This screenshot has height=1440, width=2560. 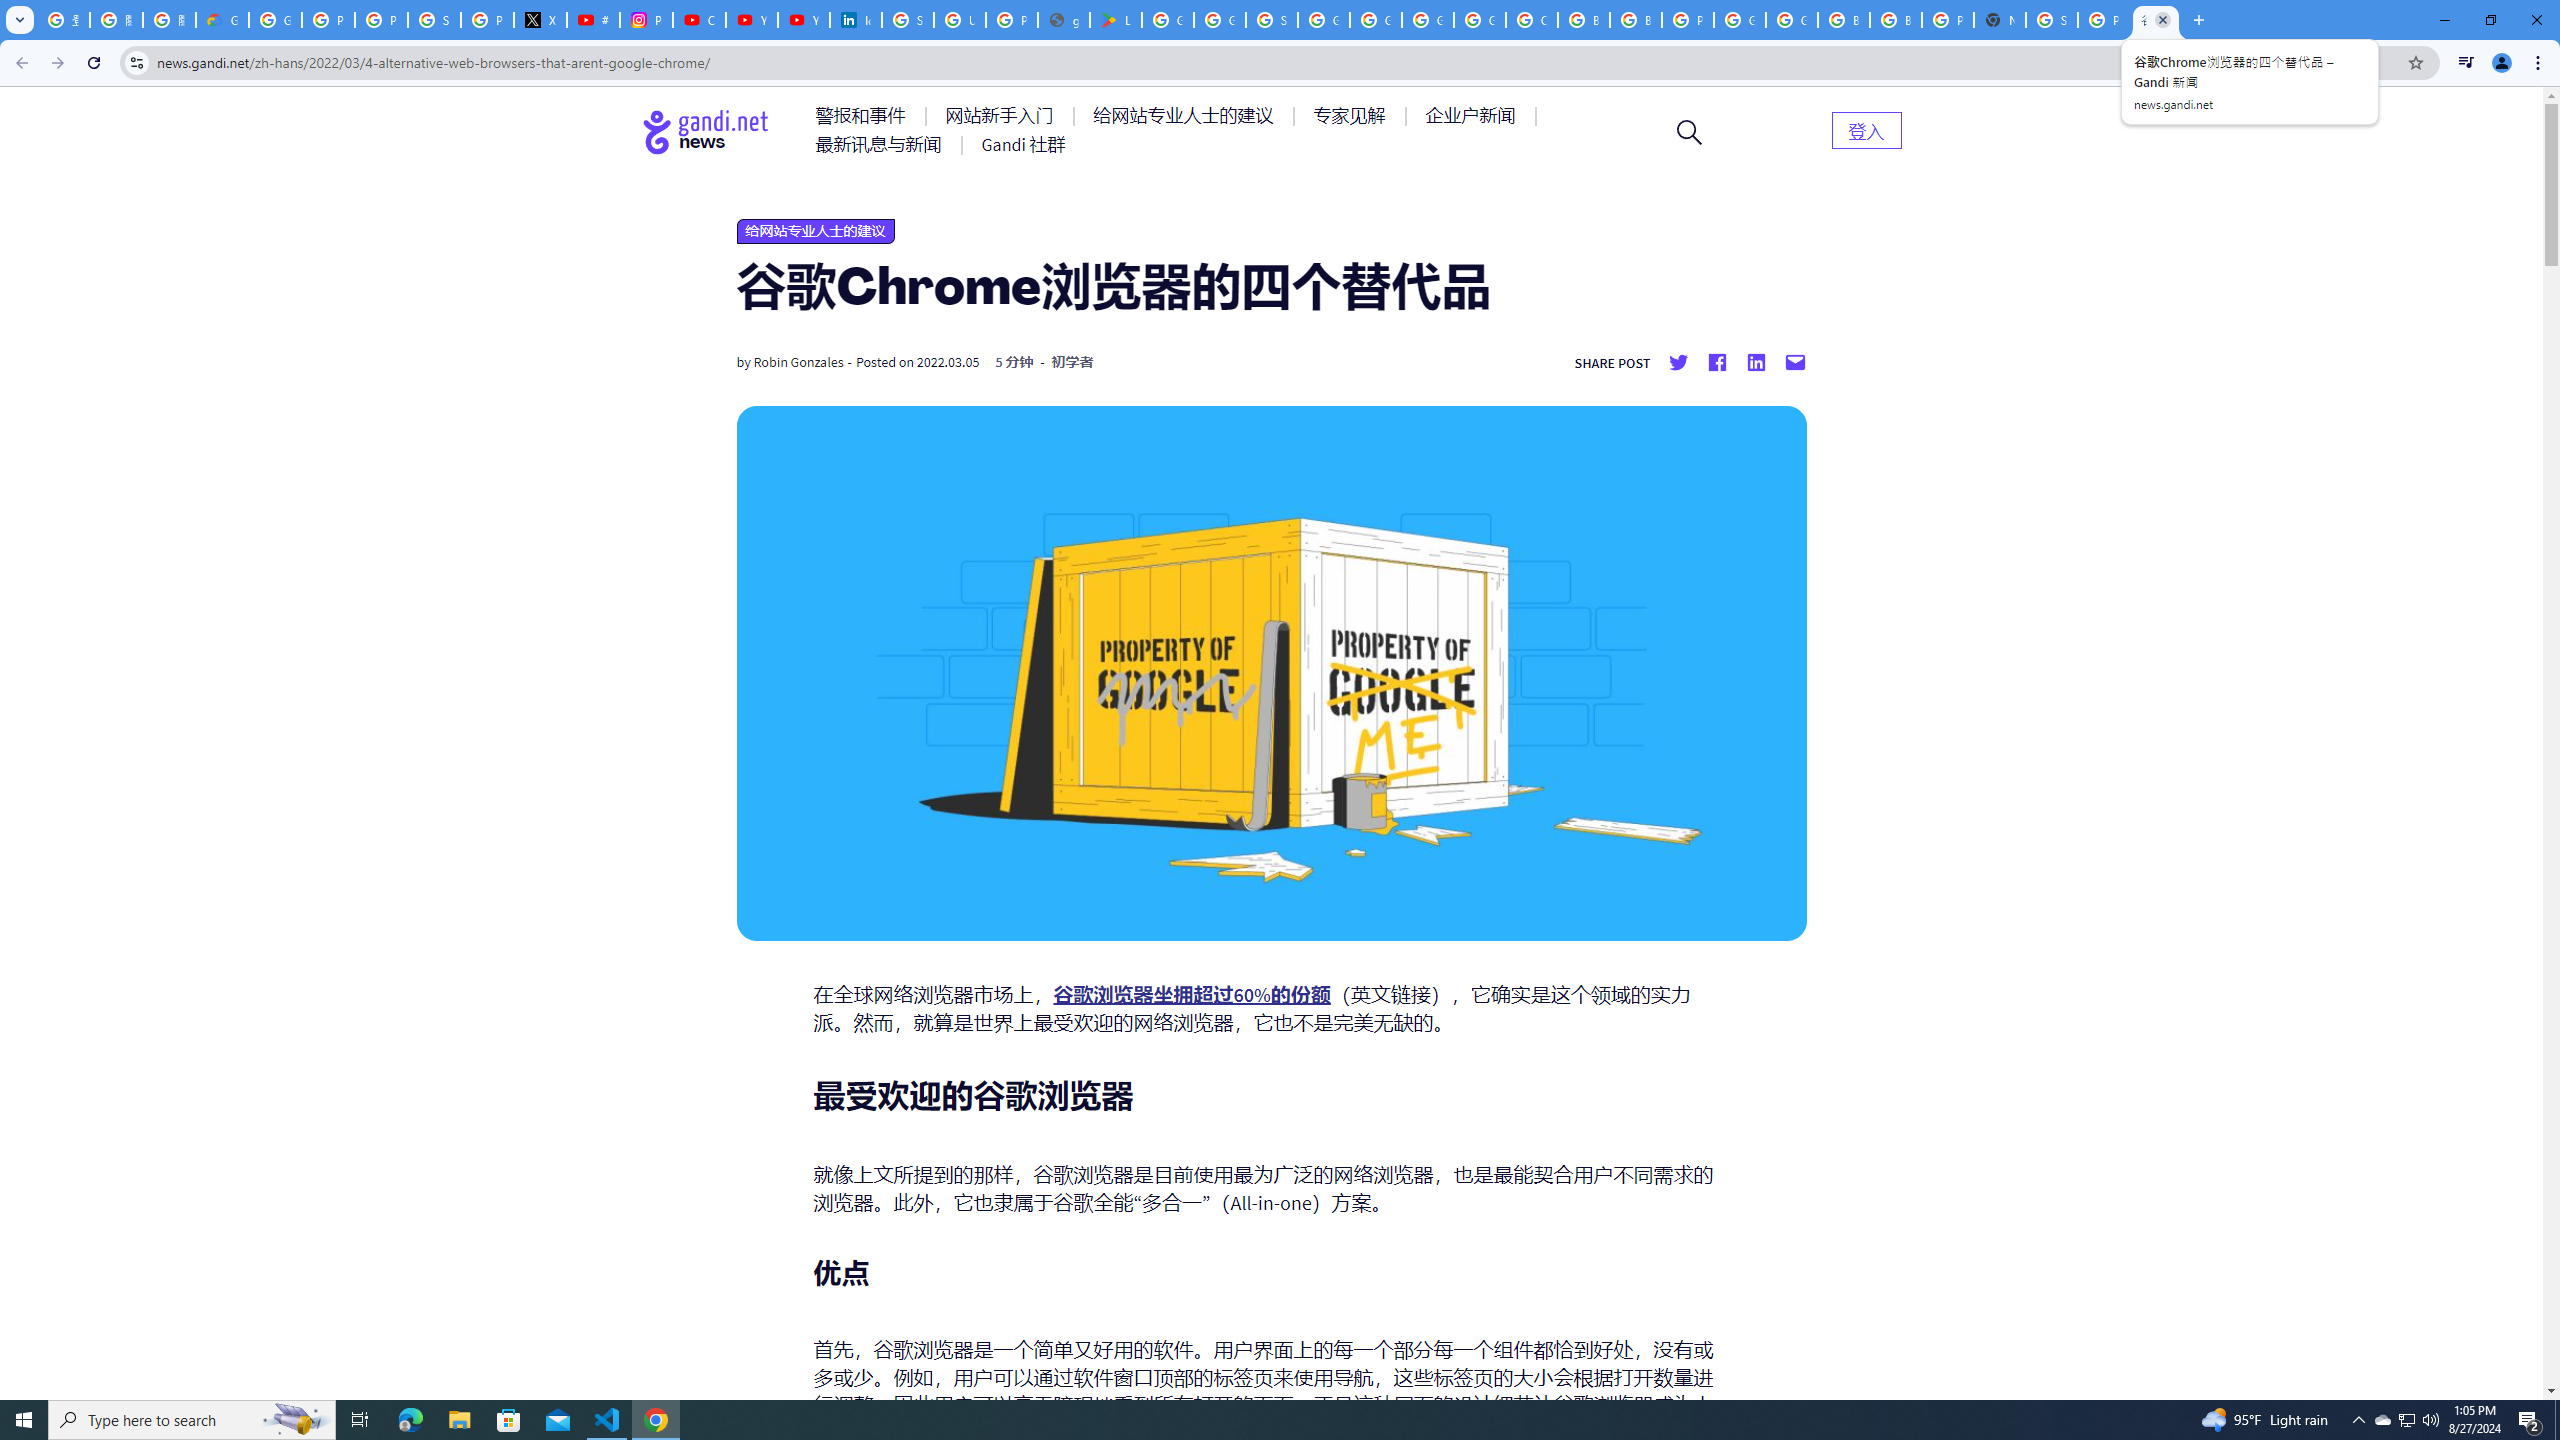 I want to click on 'Browse Chrome as a guest - Computer - Google Chrome Help', so click(x=1582, y=19).